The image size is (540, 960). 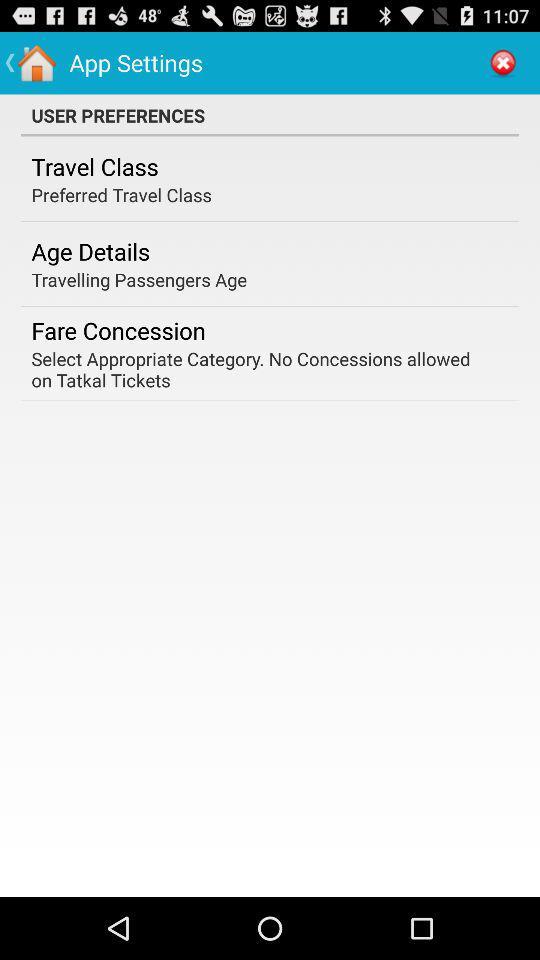 I want to click on the app above the user preferences, so click(x=502, y=62).